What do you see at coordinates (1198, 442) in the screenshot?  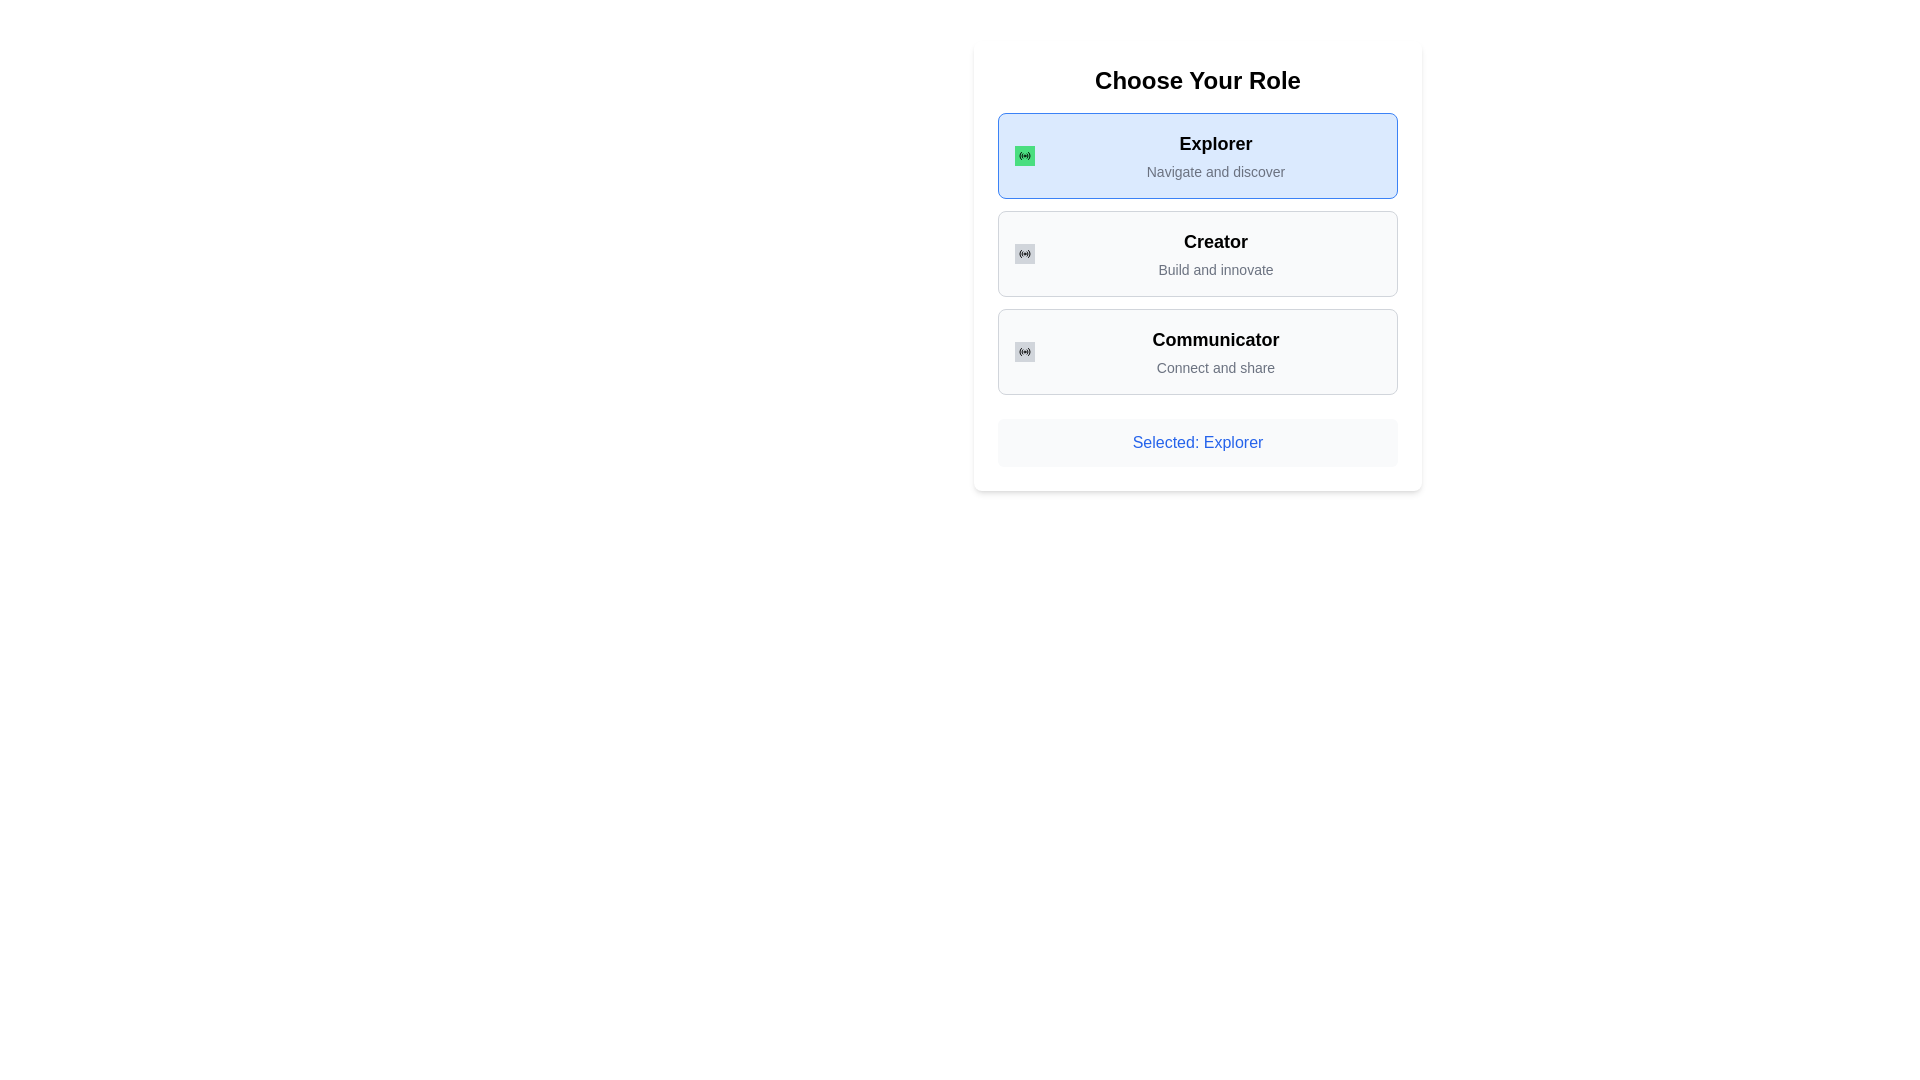 I see `the blue text element that reads 'Selected: Explorer', which is styled in bold and located at the bottom center of a white card-like interface` at bounding box center [1198, 442].